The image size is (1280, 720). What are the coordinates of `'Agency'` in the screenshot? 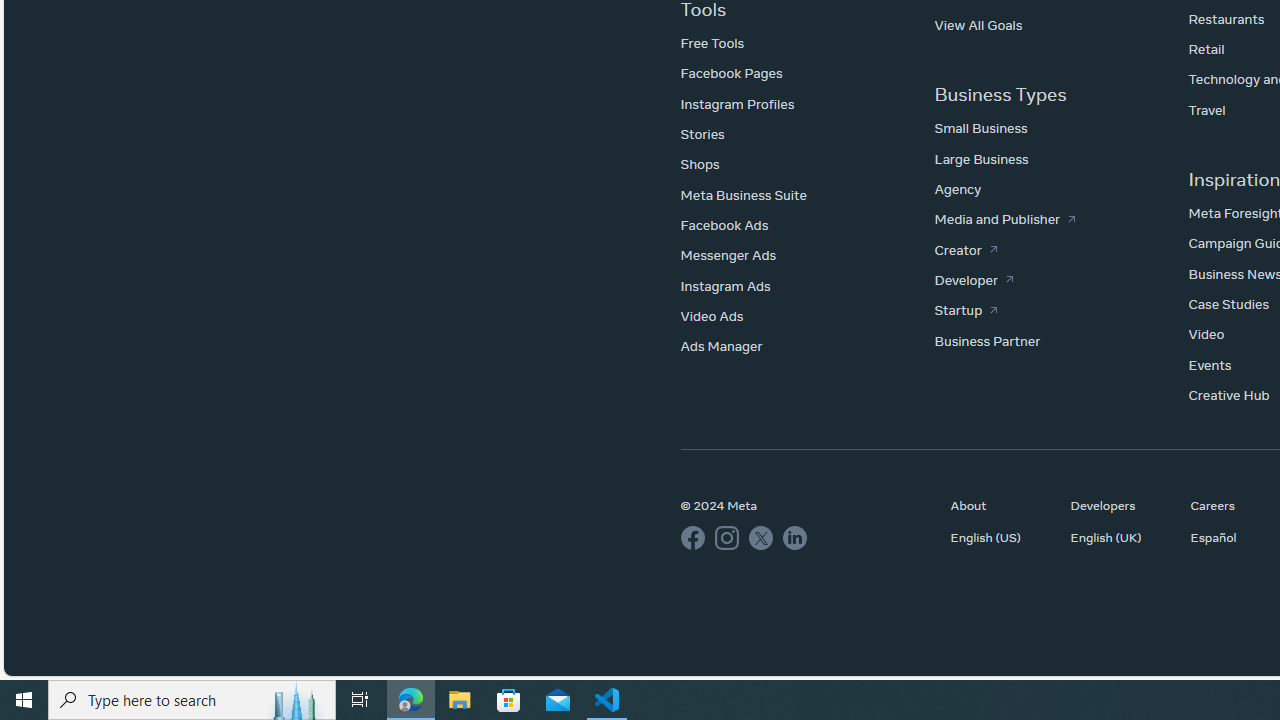 It's located at (957, 189).